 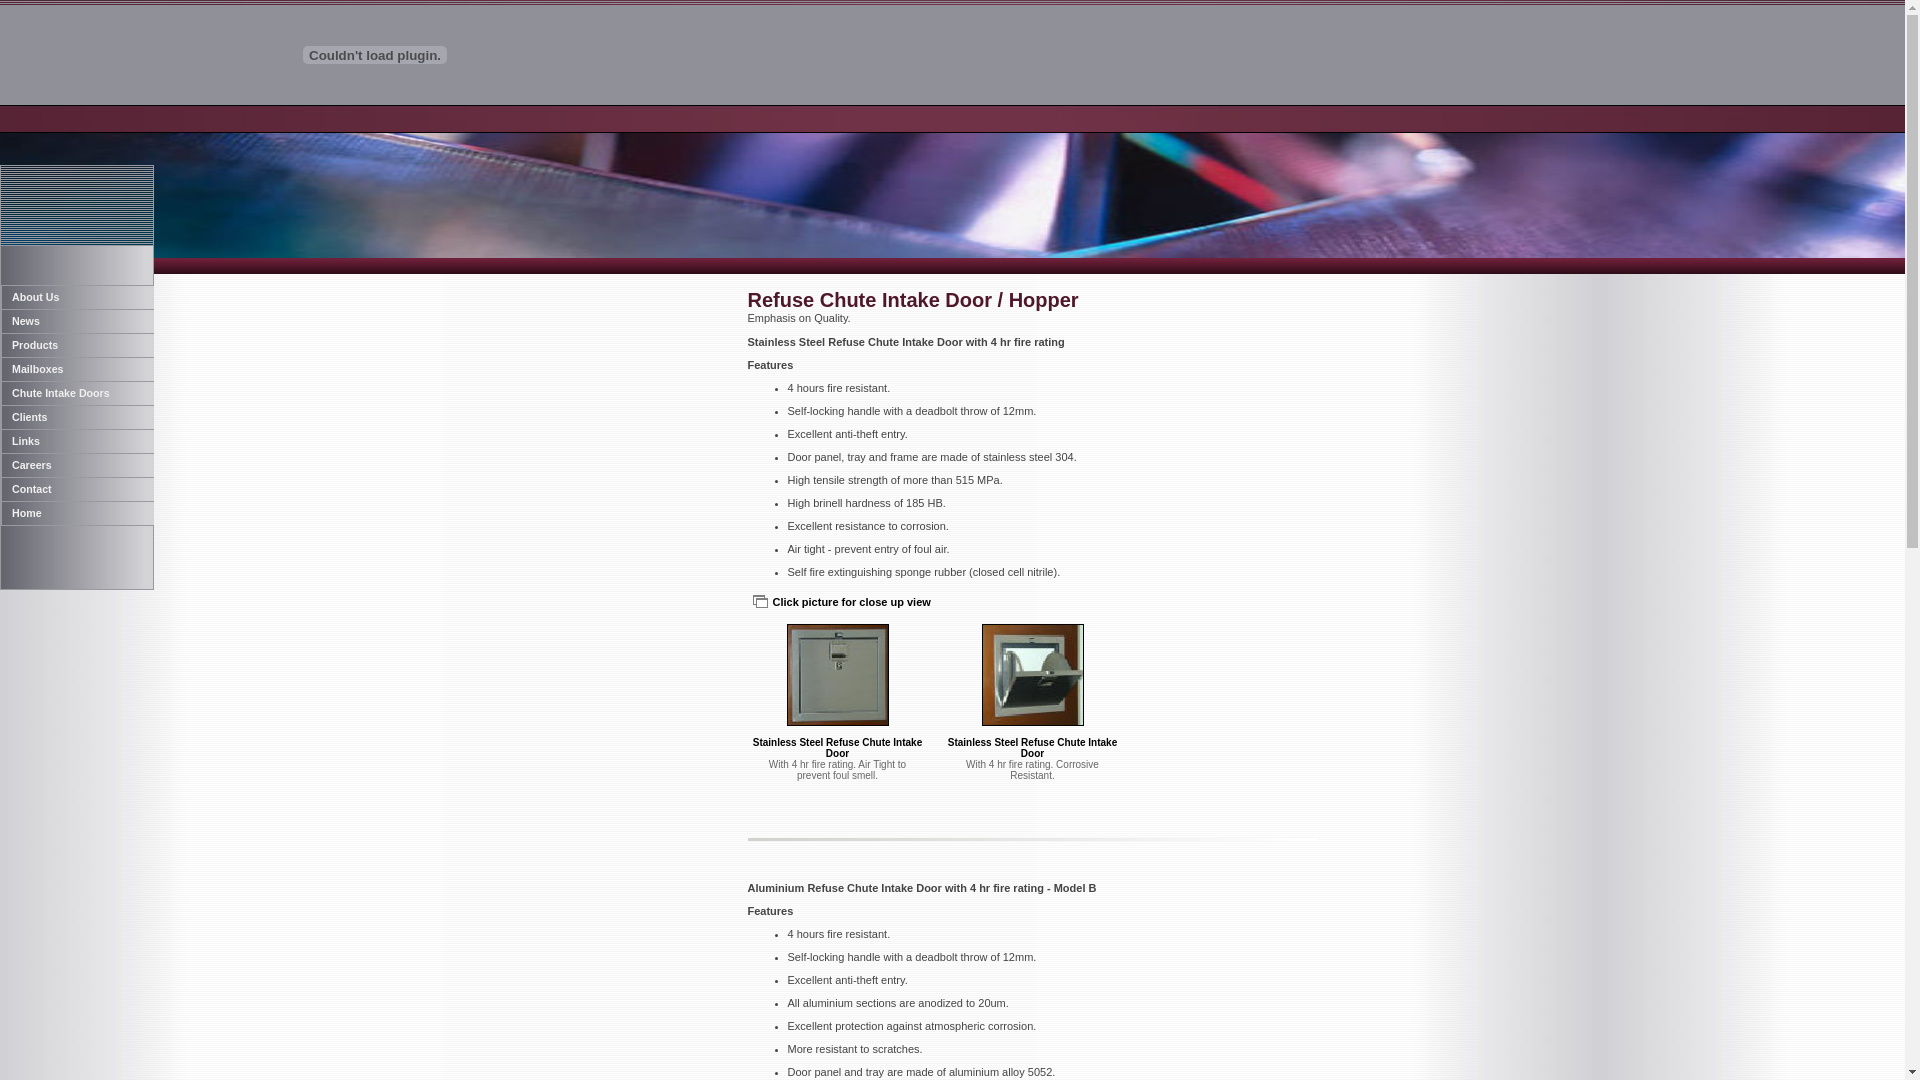 What do you see at coordinates (0, 297) in the screenshot?
I see `'About Us'` at bounding box center [0, 297].